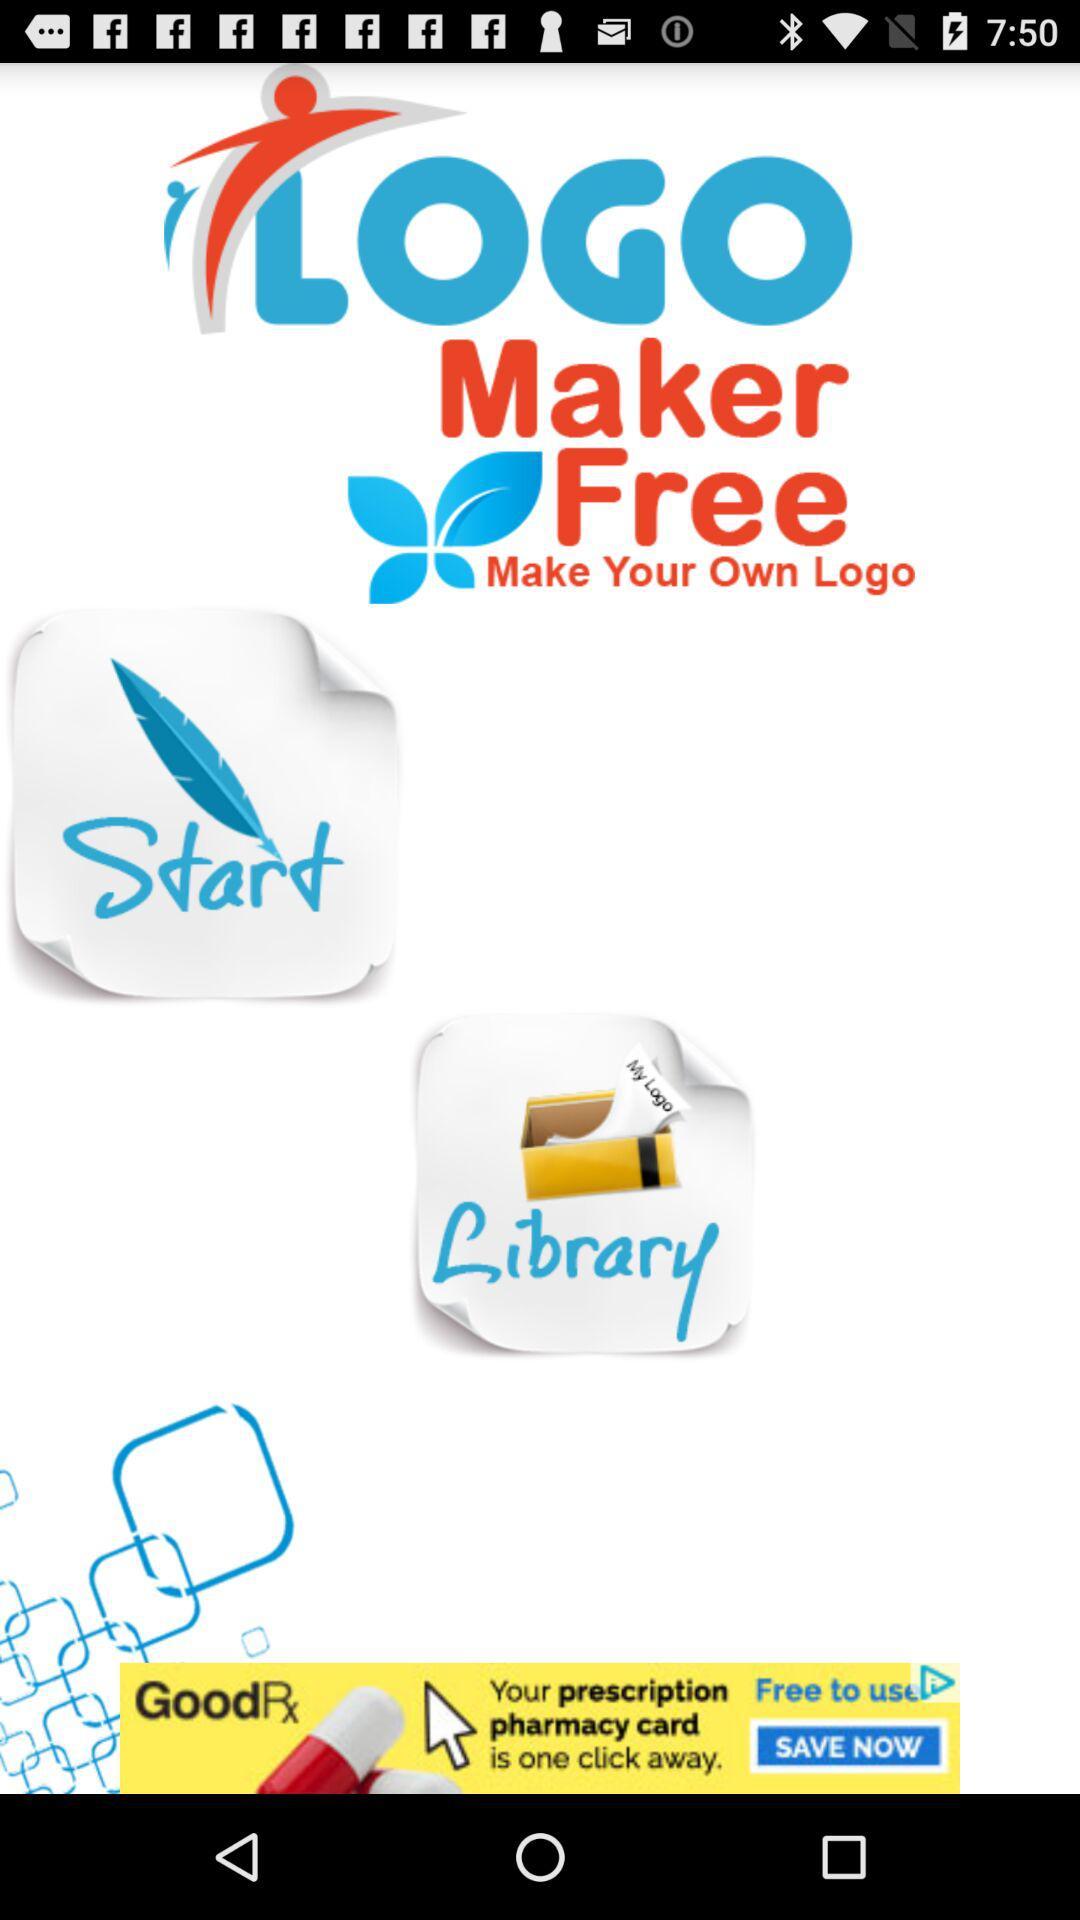  I want to click on open library, so click(582, 1186).